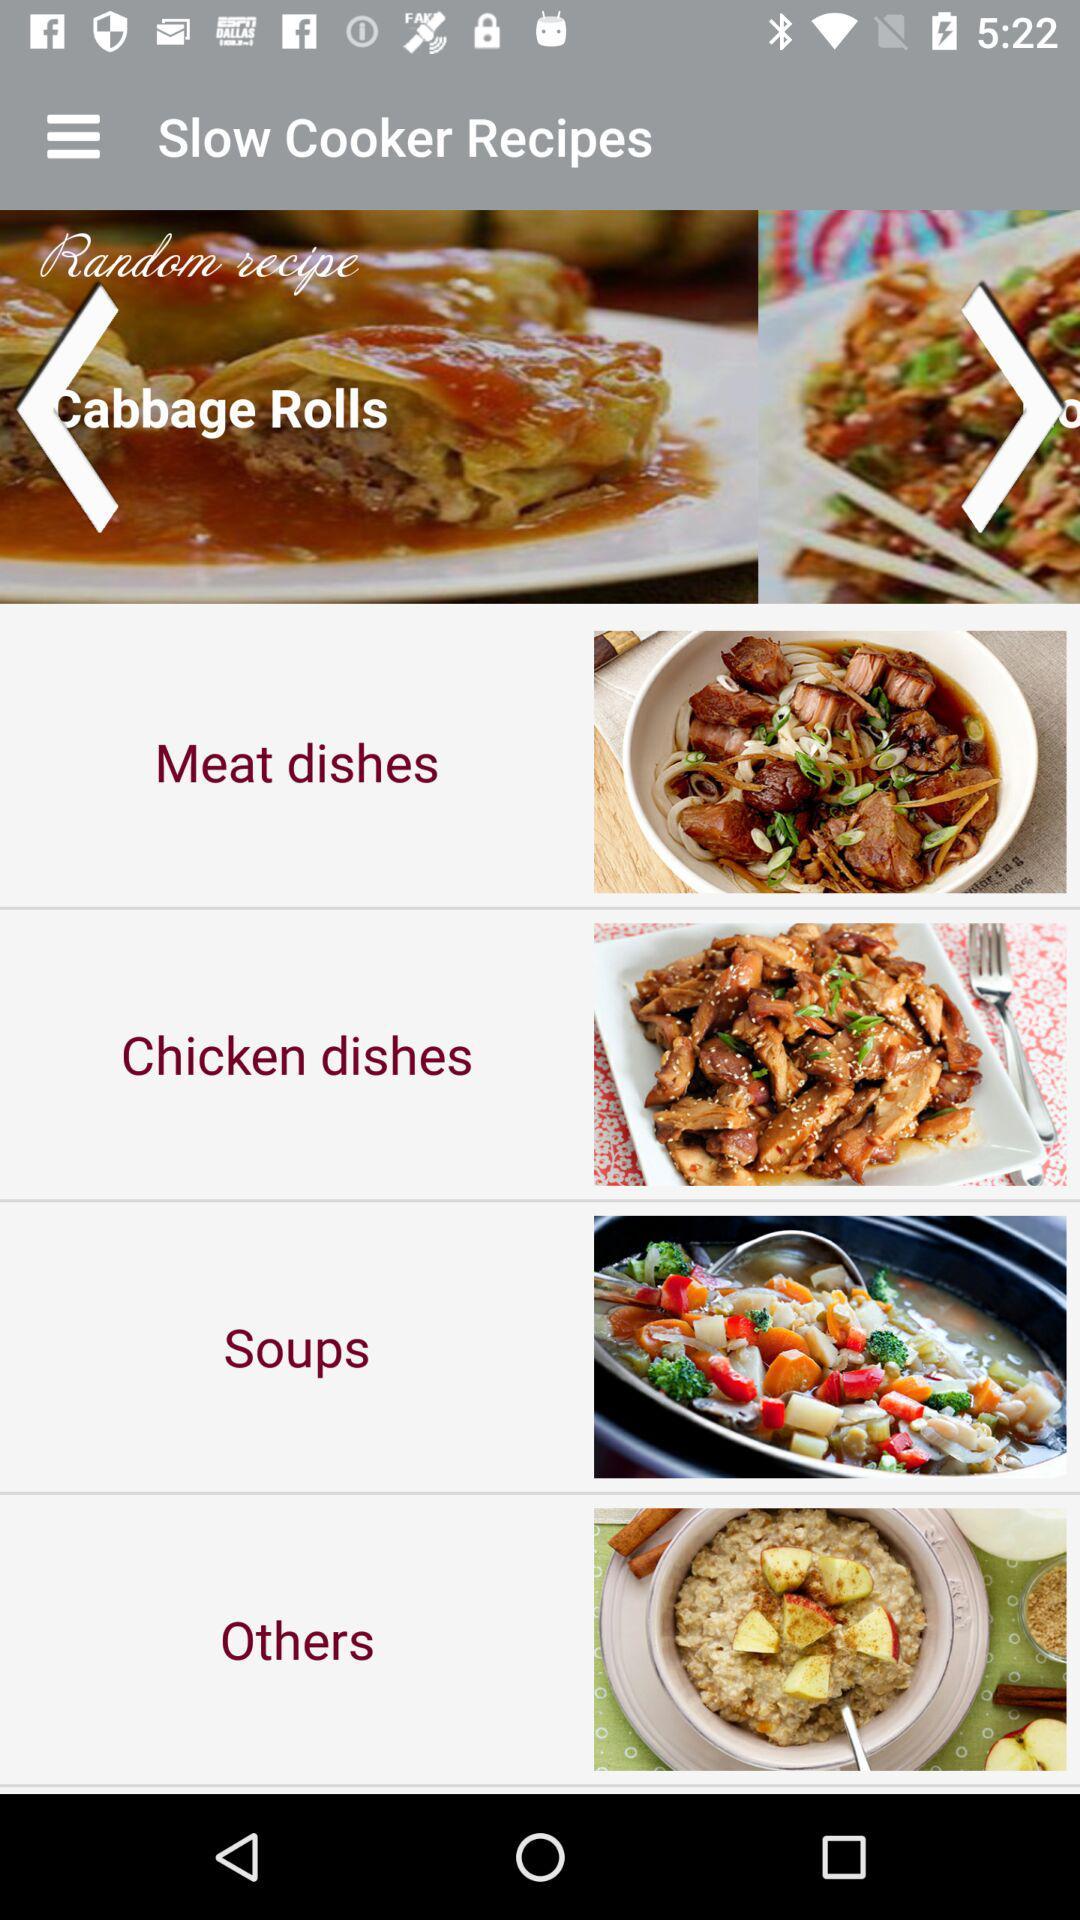 The width and height of the screenshot is (1080, 1920). What do you see at coordinates (64, 405) in the screenshot?
I see `previous picture` at bounding box center [64, 405].